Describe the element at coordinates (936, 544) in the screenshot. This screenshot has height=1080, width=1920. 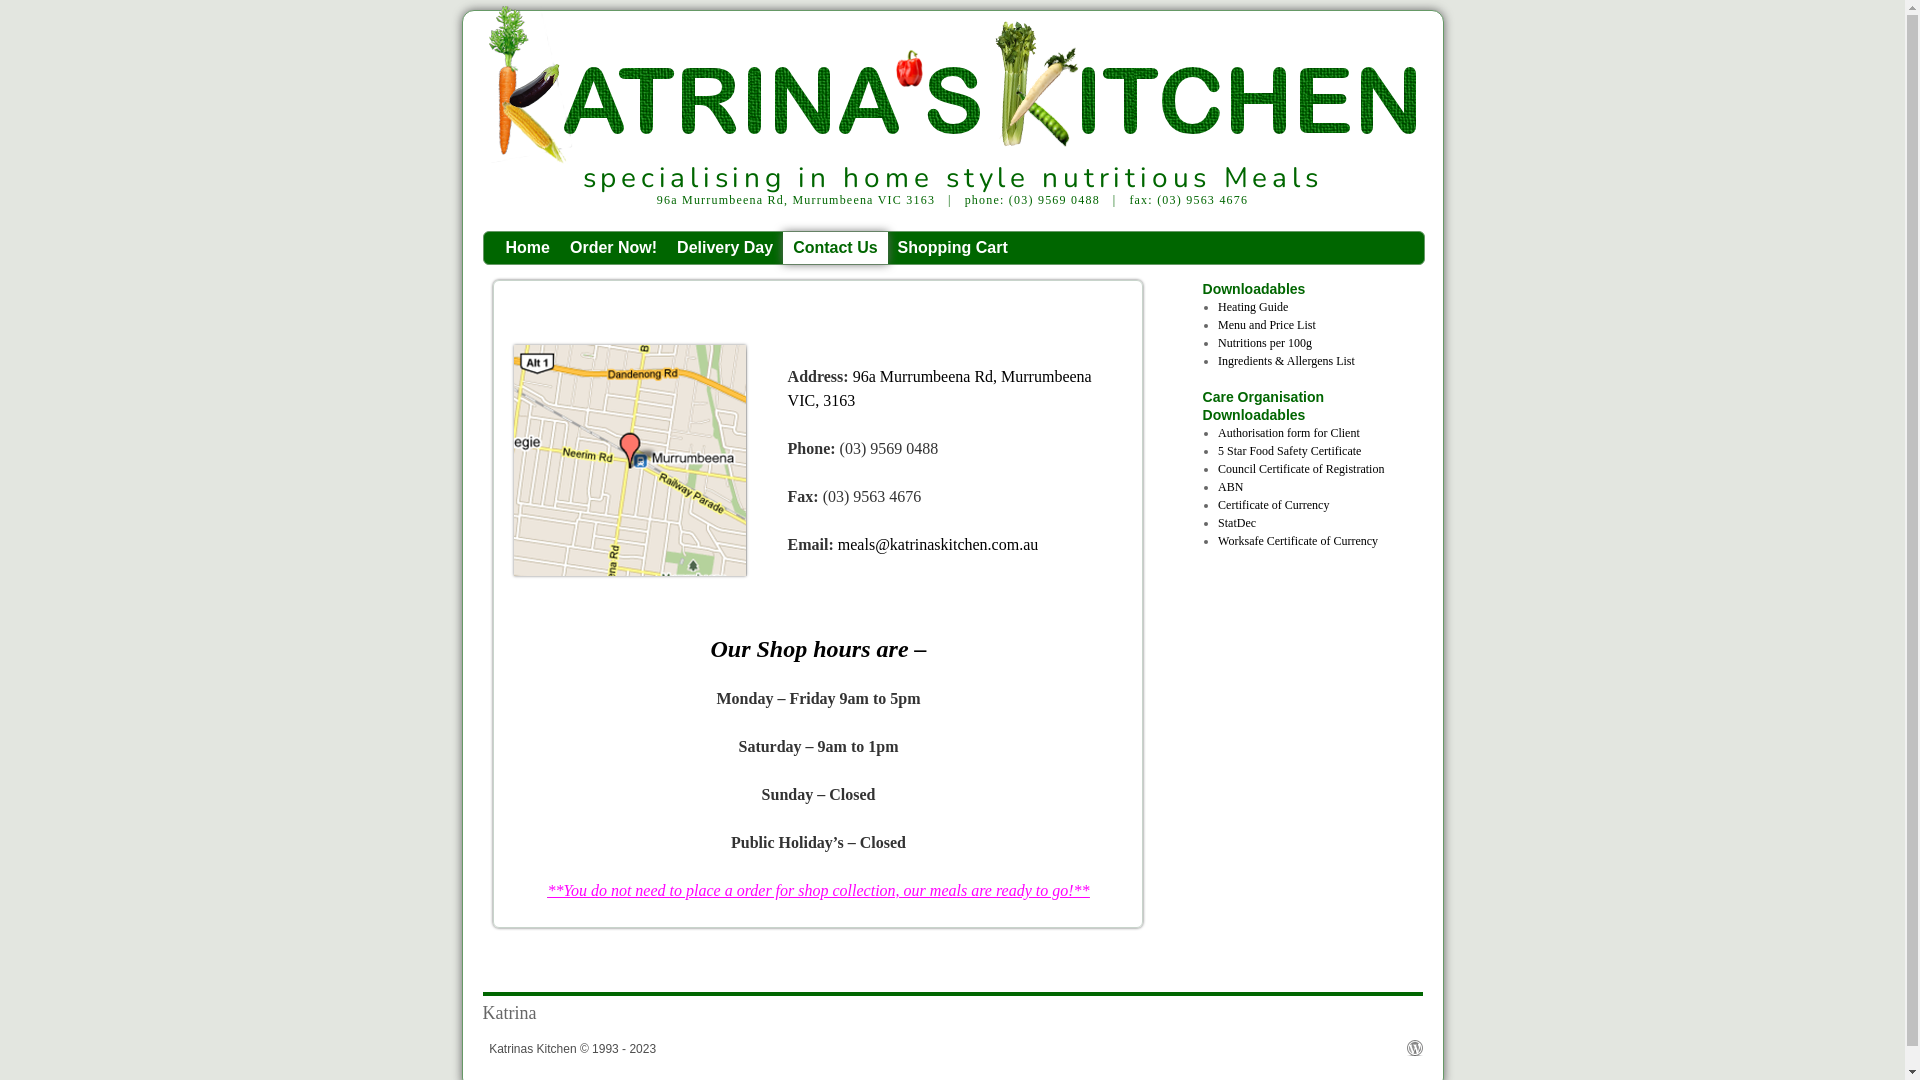
I see `'meals@katrinaskitchen.com.au'` at that location.